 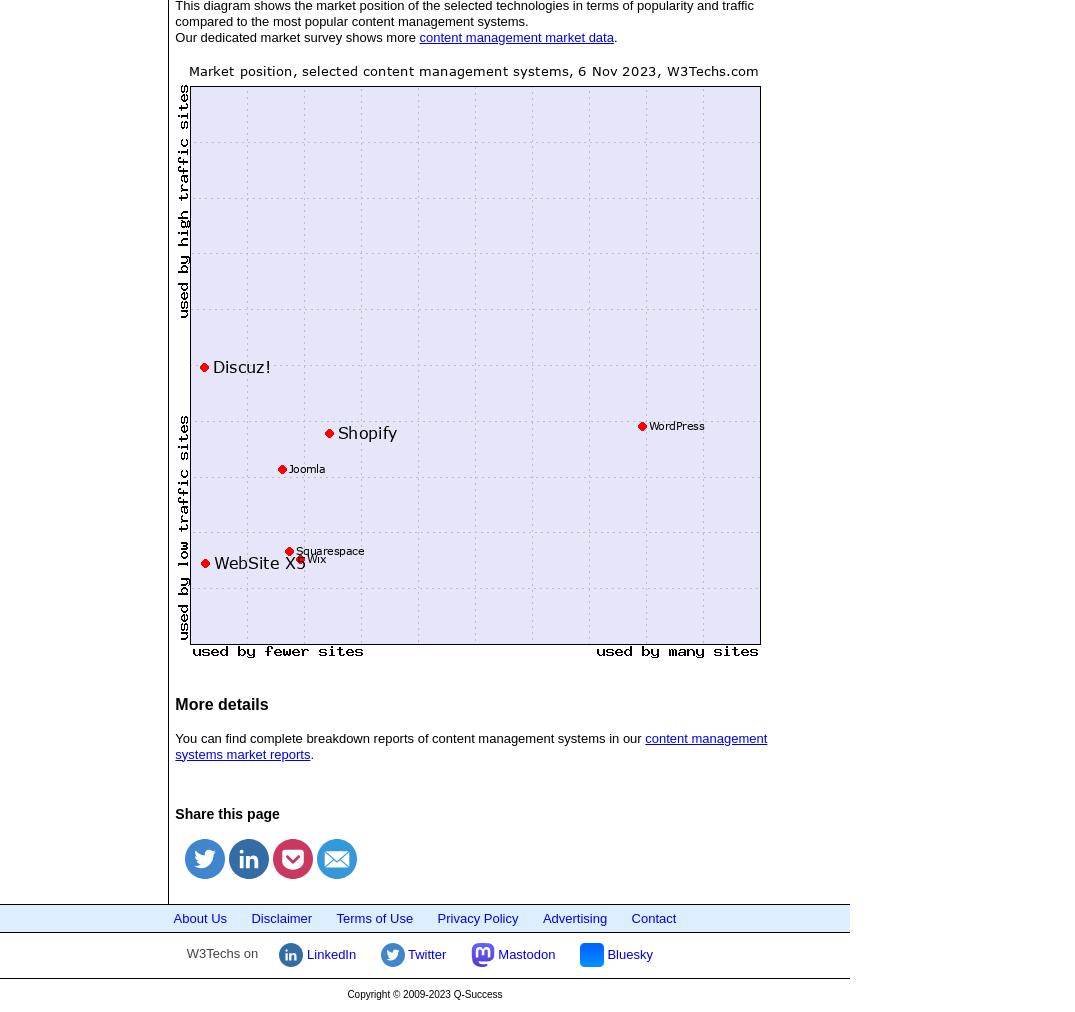 I want to click on 'Terms of Use', so click(x=374, y=917).